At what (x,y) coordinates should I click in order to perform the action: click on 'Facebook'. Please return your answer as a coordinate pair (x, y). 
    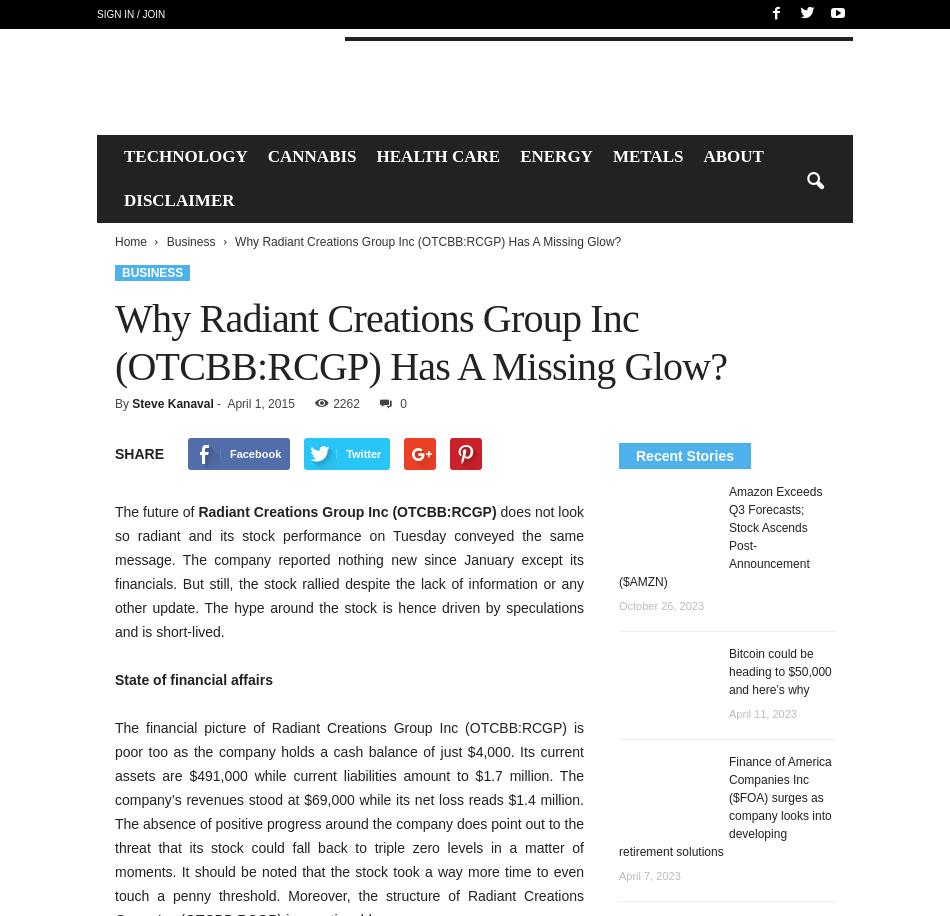
    Looking at the image, I should click on (253, 452).